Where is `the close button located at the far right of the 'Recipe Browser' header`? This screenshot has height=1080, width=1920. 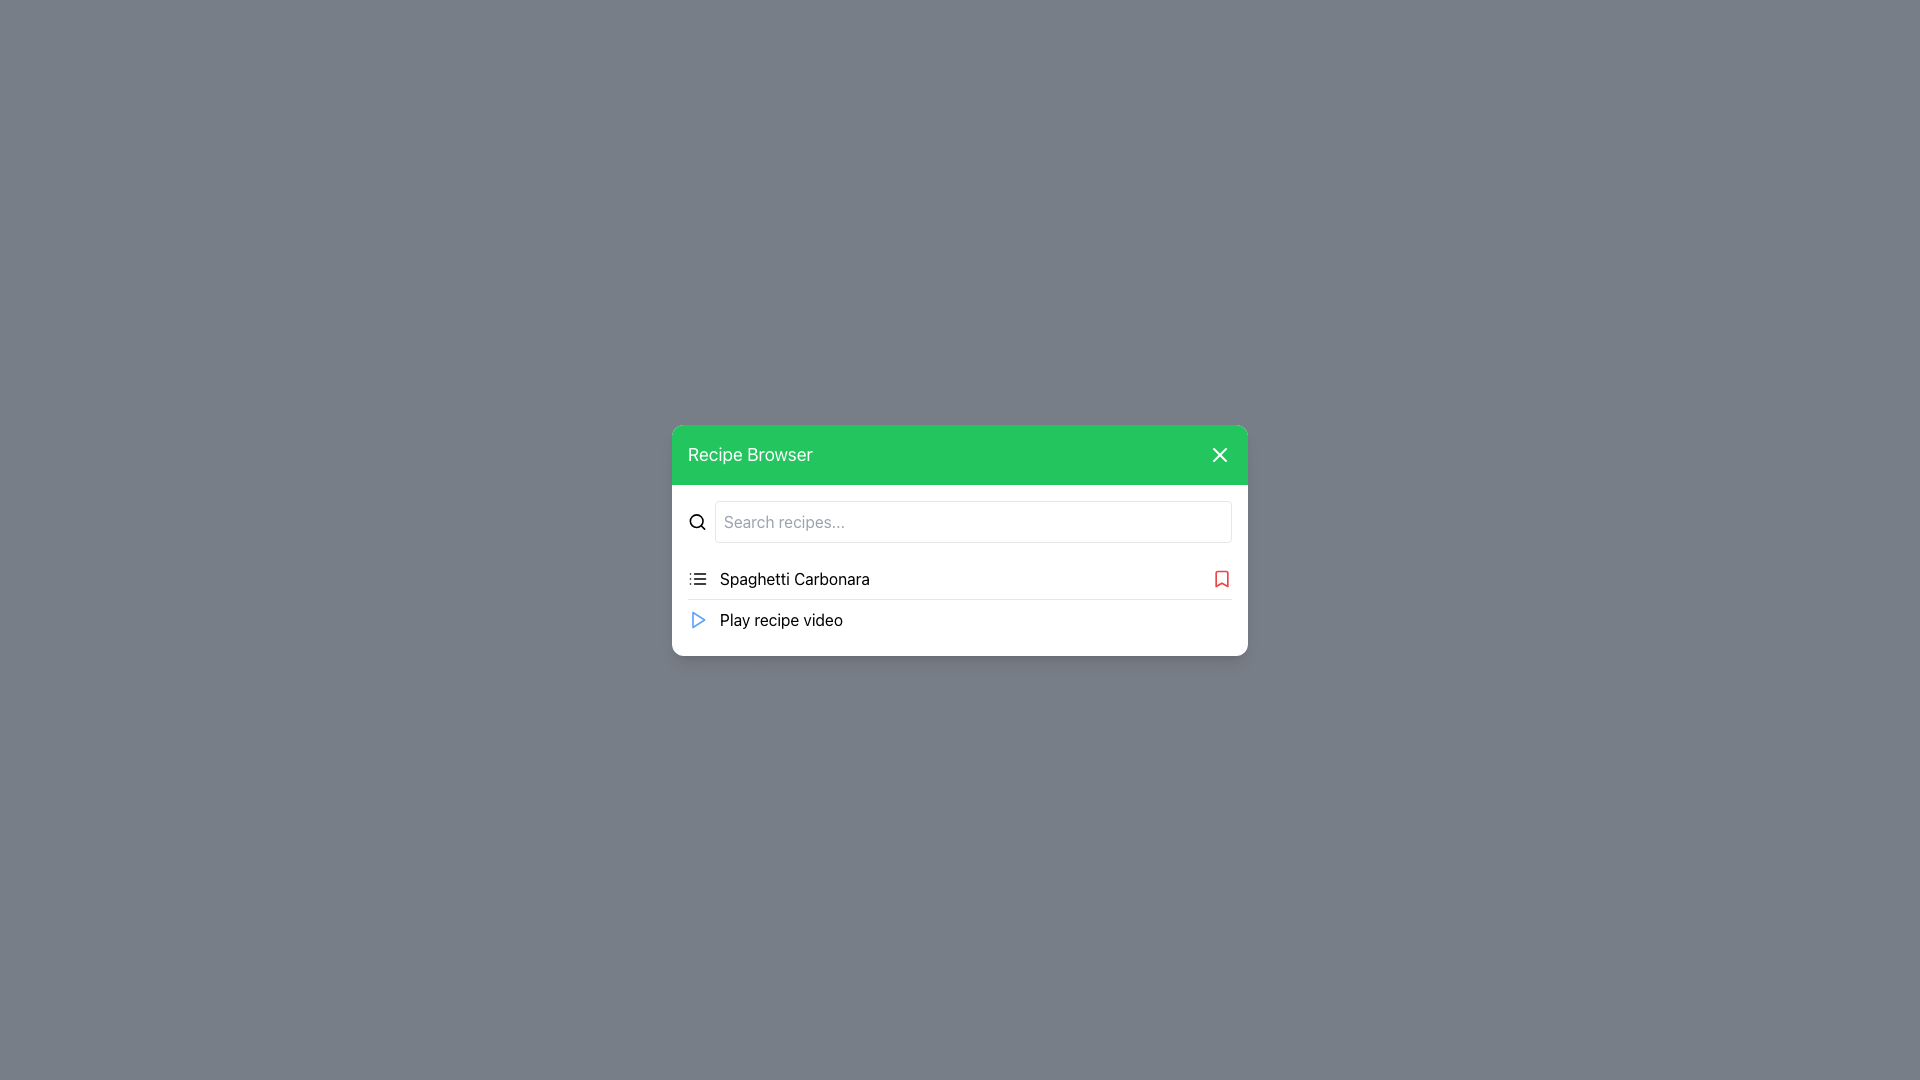
the close button located at the far right of the 'Recipe Browser' header is located at coordinates (1218, 454).